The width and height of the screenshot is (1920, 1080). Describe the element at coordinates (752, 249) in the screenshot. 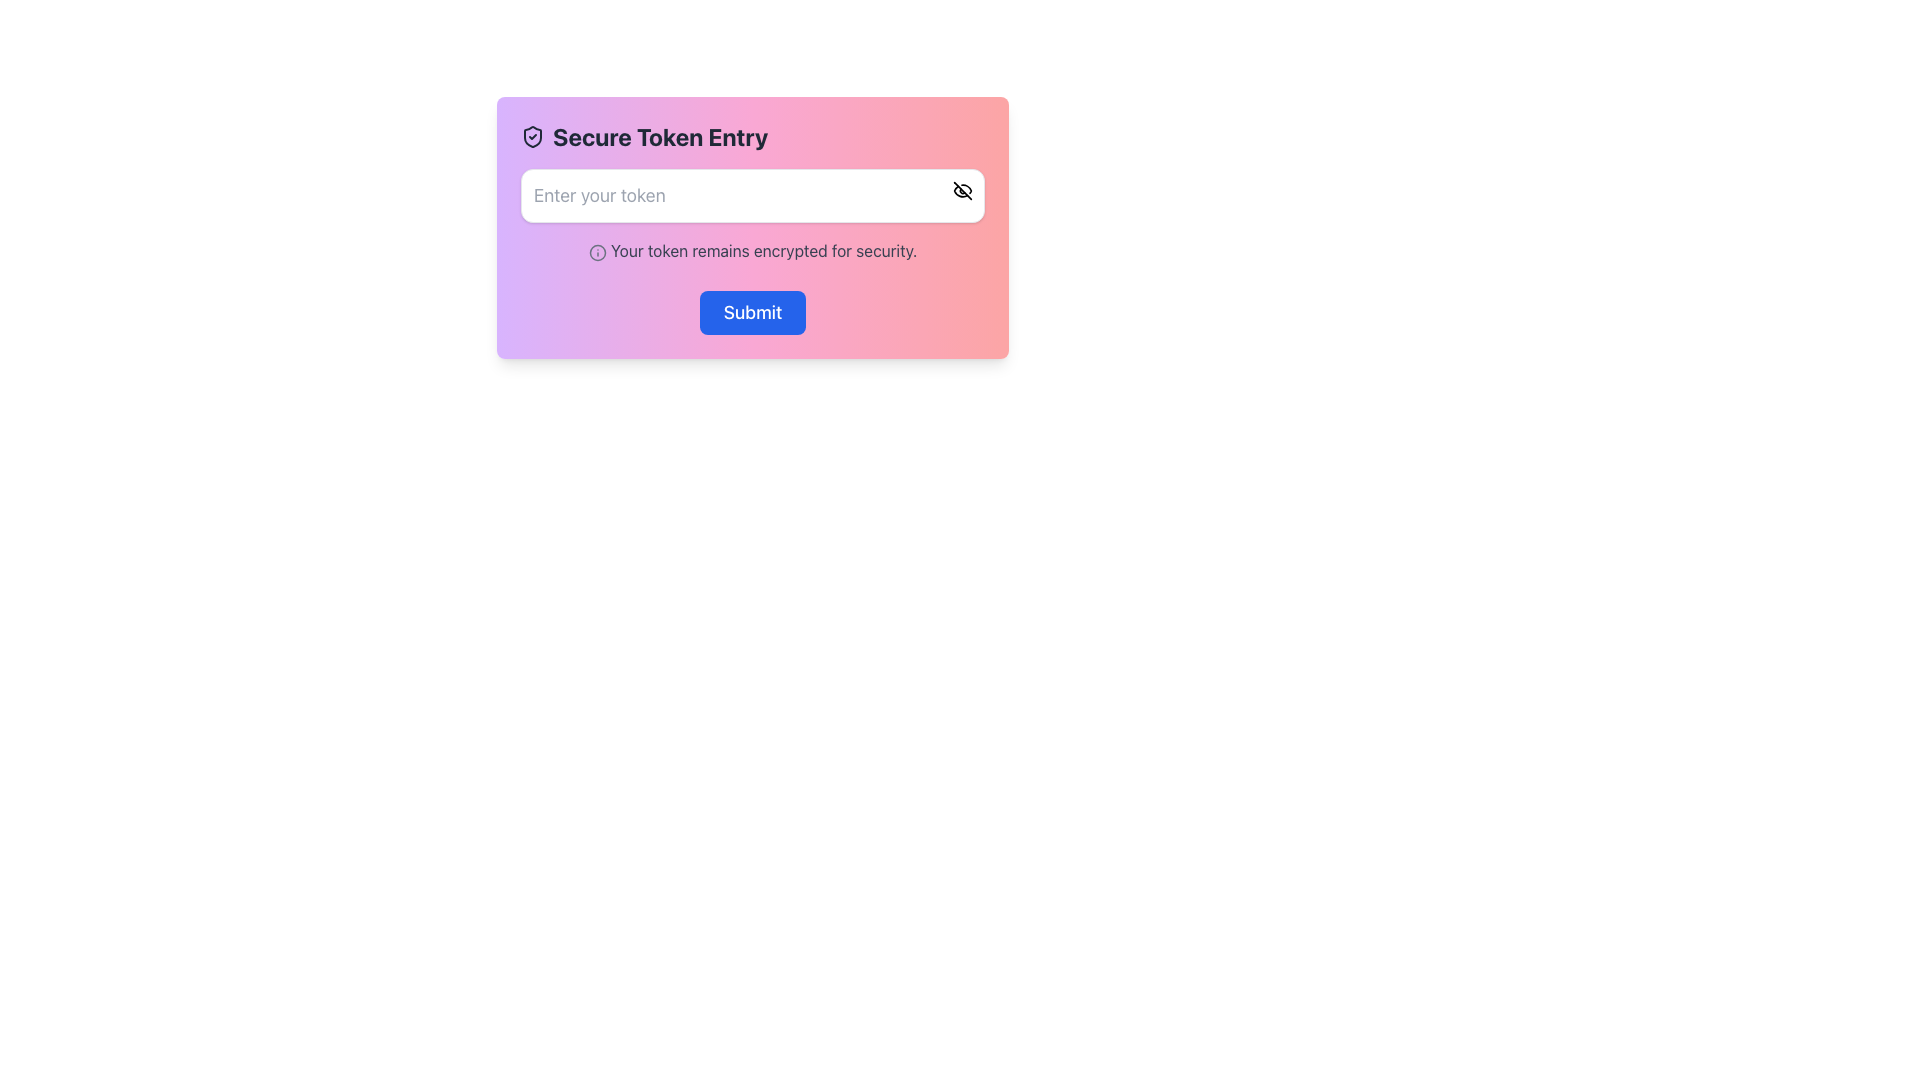

I see `the informational text label that conveys a message about security and encrypted handling of the token, positioned centrally below the token input field and above the 'Submit' button` at that location.